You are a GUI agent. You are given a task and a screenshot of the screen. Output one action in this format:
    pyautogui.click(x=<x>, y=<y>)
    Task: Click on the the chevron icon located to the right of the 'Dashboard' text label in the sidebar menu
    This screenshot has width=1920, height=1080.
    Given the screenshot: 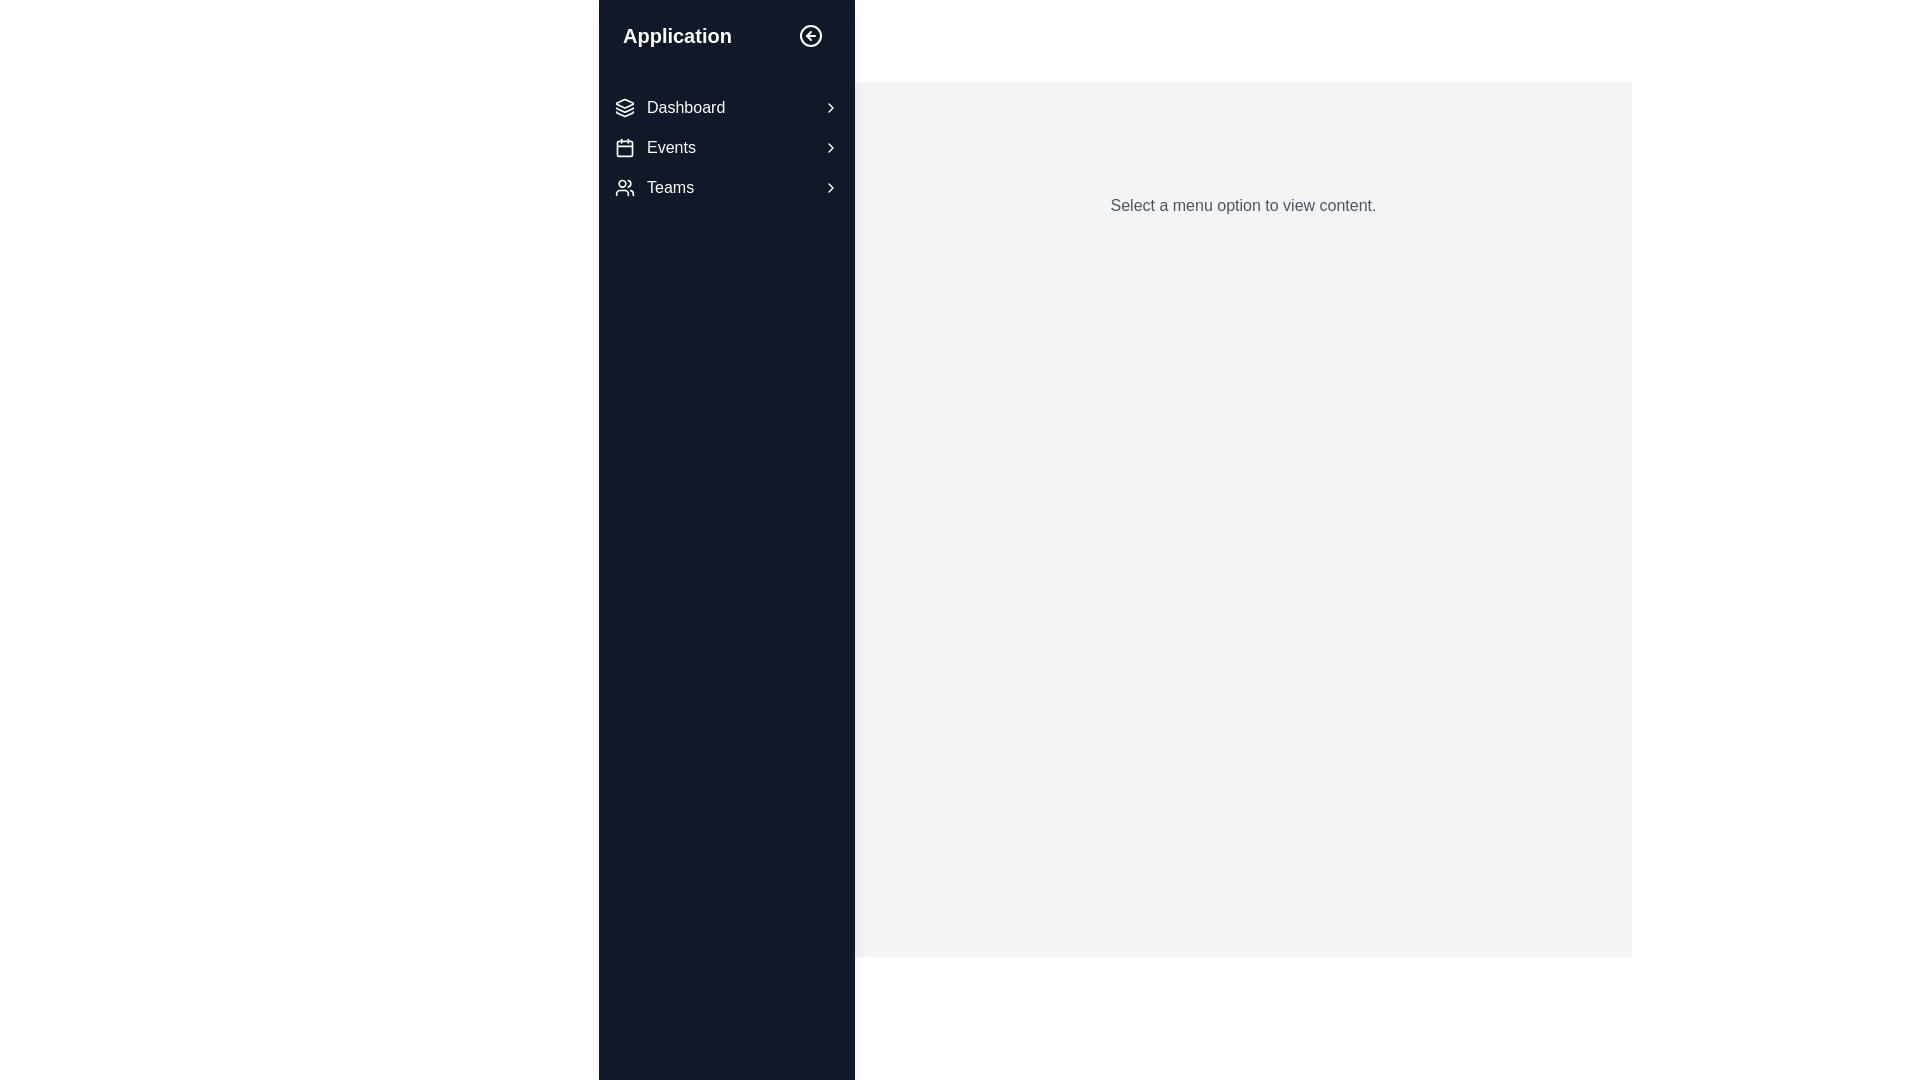 What is the action you would take?
    pyautogui.click(x=830, y=108)
    